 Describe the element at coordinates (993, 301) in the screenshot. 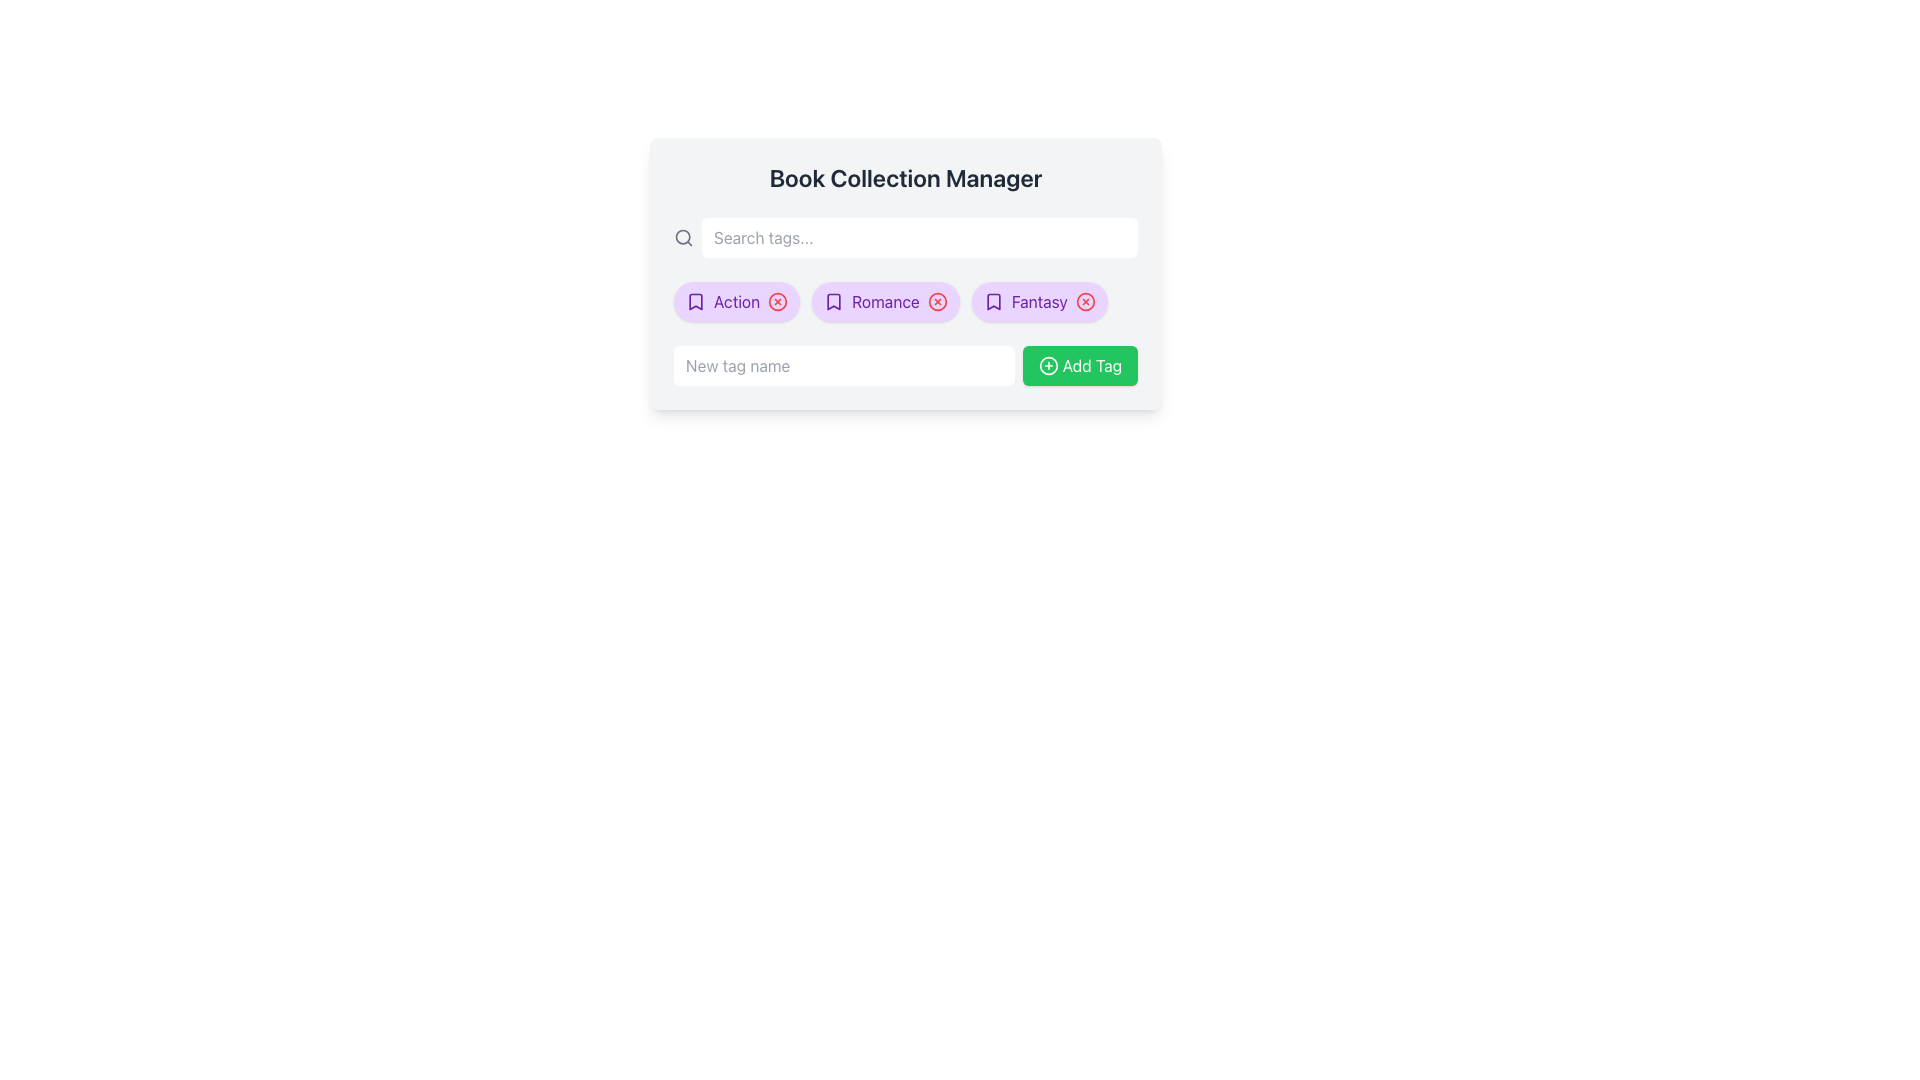

I see `the bookmark icon associated with the 'Fantasy' tag, which is located below the search bar and to the left of the tag's close button` at that location.